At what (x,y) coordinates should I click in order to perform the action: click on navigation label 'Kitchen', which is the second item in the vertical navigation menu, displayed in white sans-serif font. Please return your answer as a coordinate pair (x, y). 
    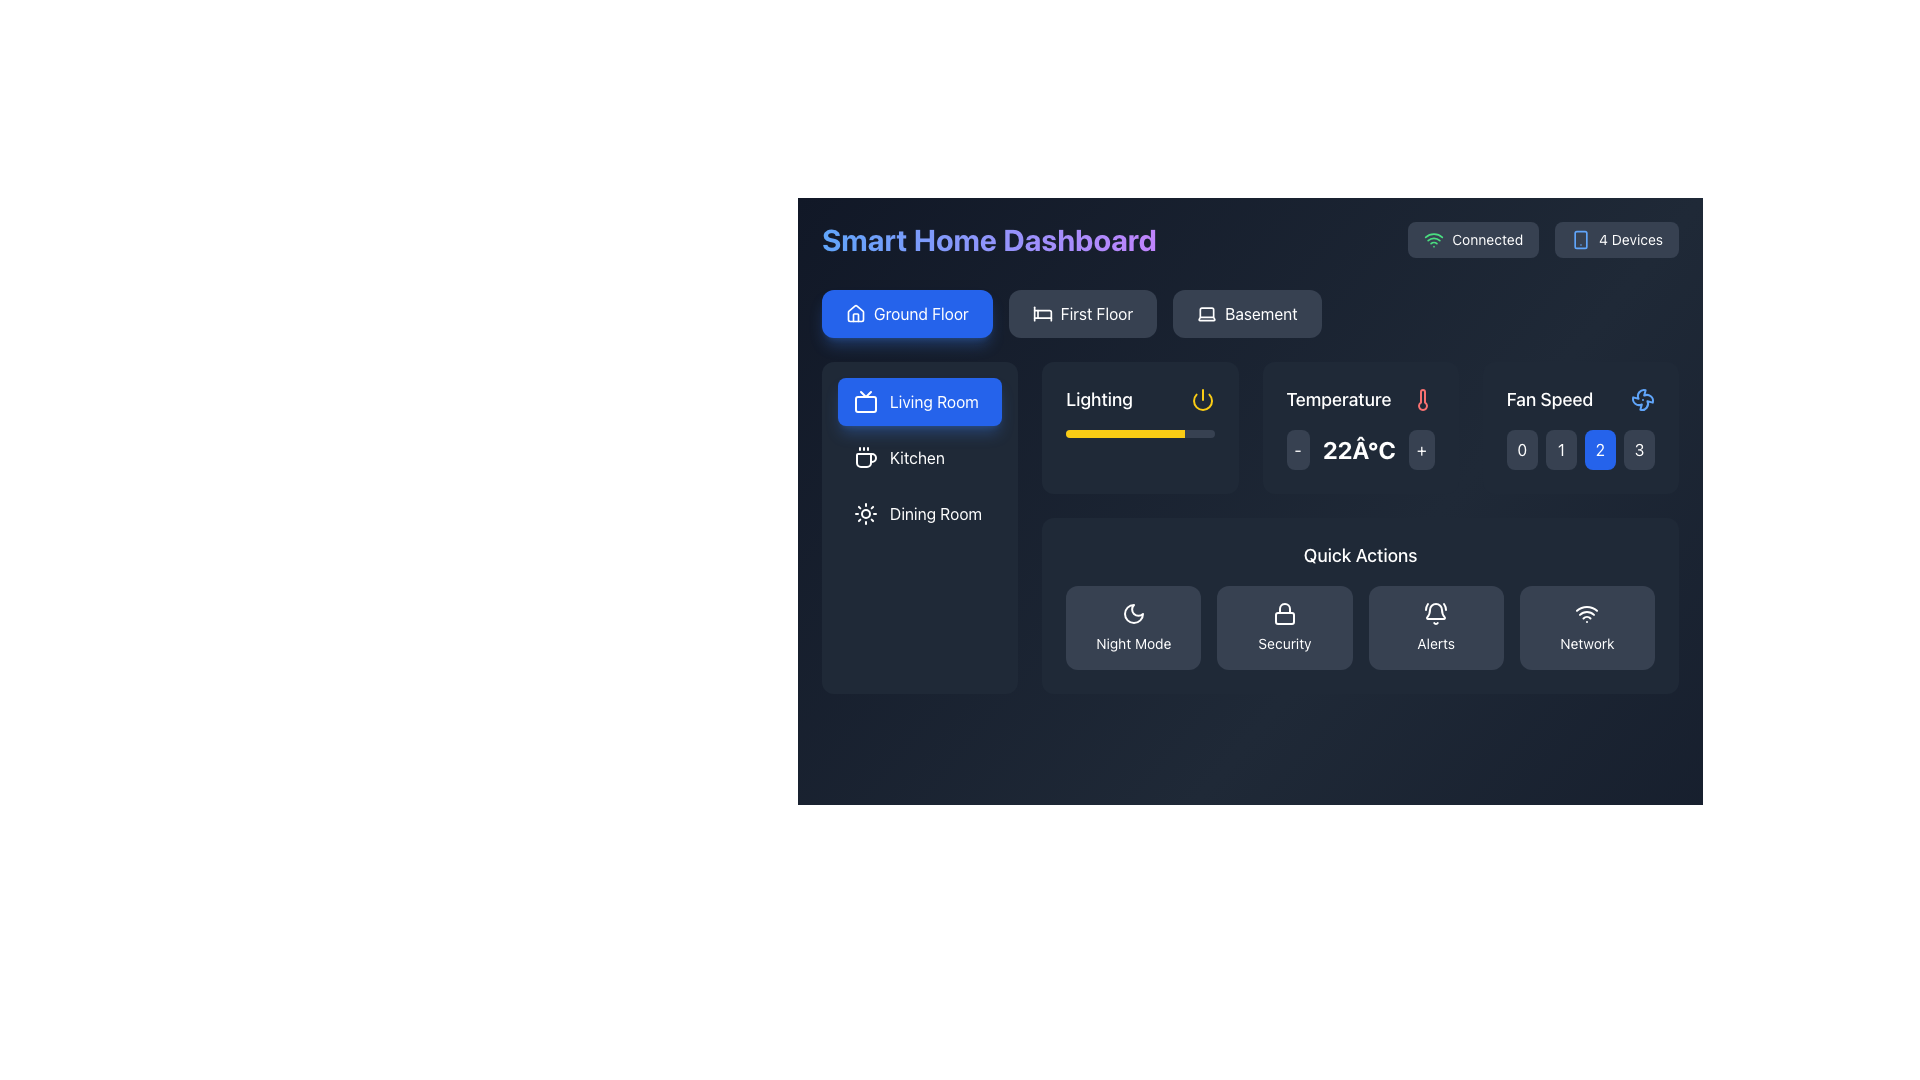
    Looking at the image, I should click on (916, 458).